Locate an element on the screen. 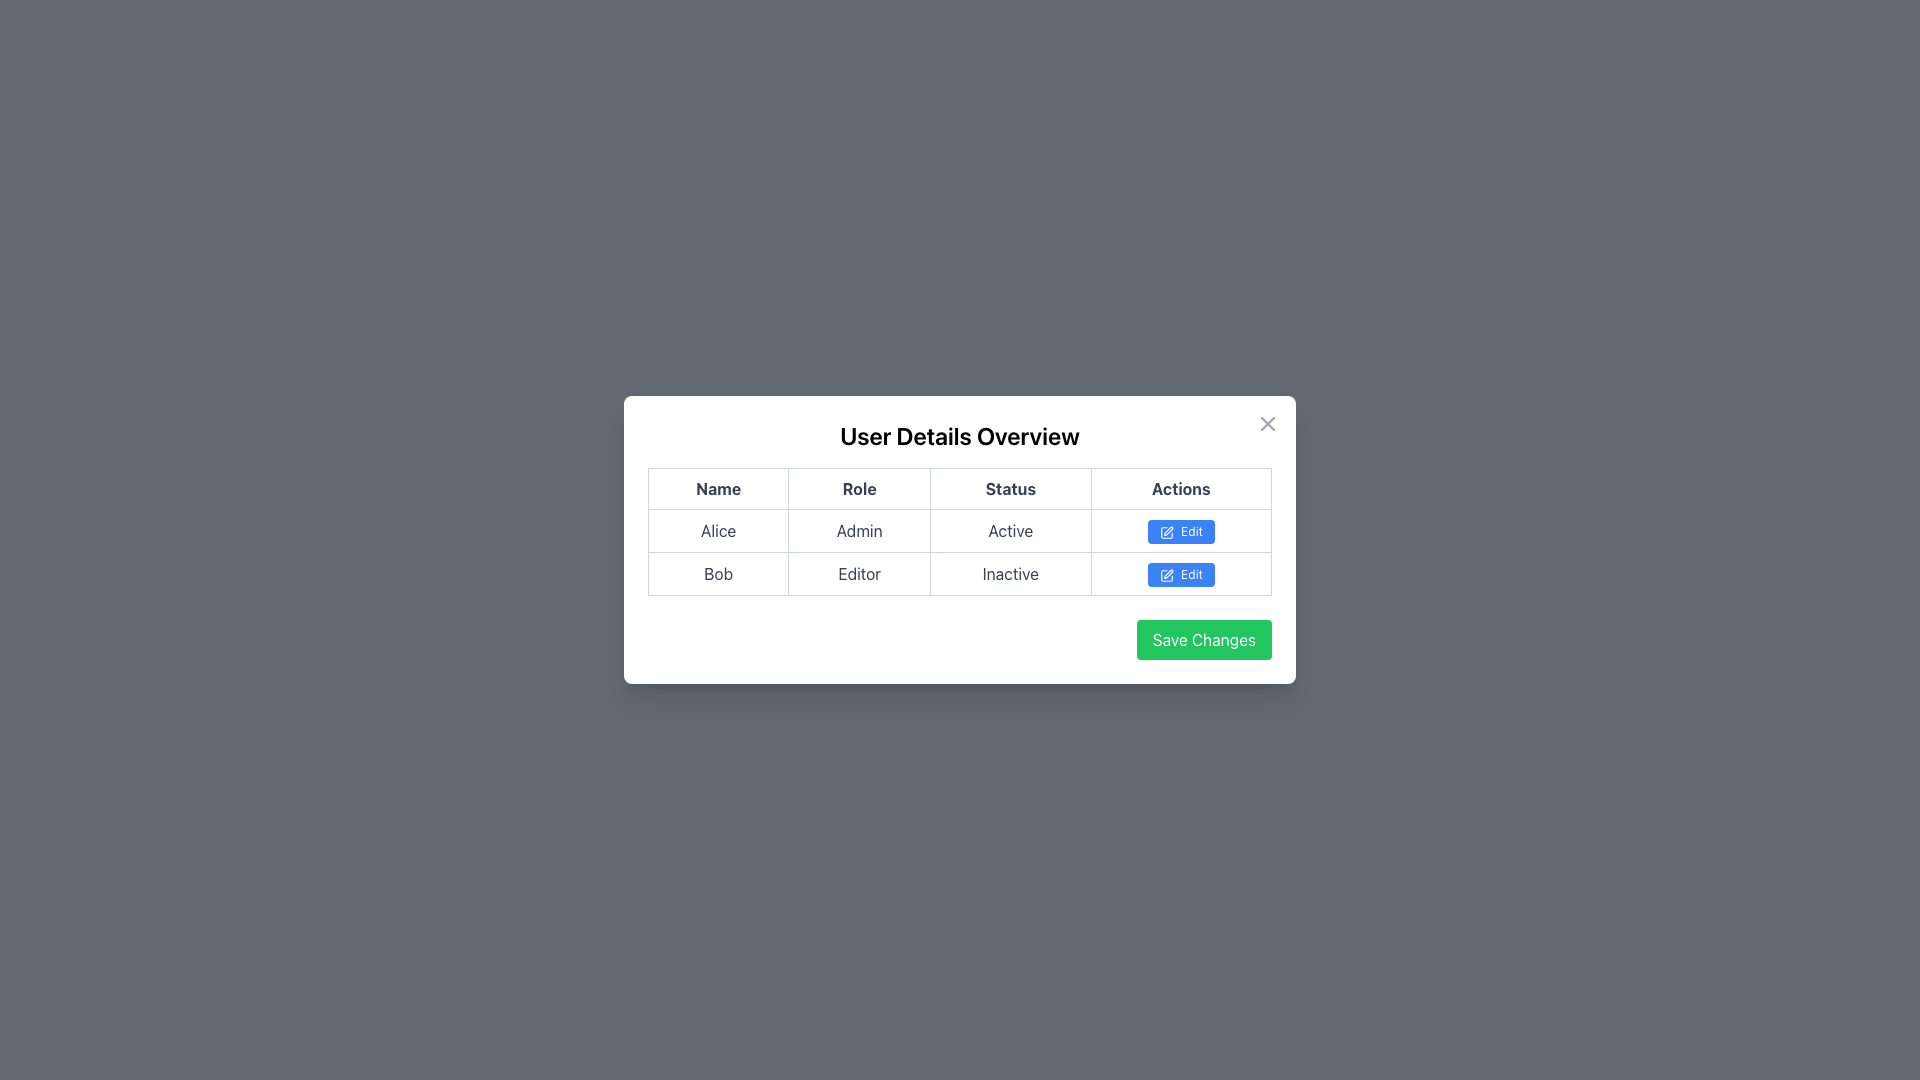 The height and width of the screenshot is (1080, 1920). the Table Header Cell labeled 'Role' to identify the 'Role' column is located at coordinates (859, 489).